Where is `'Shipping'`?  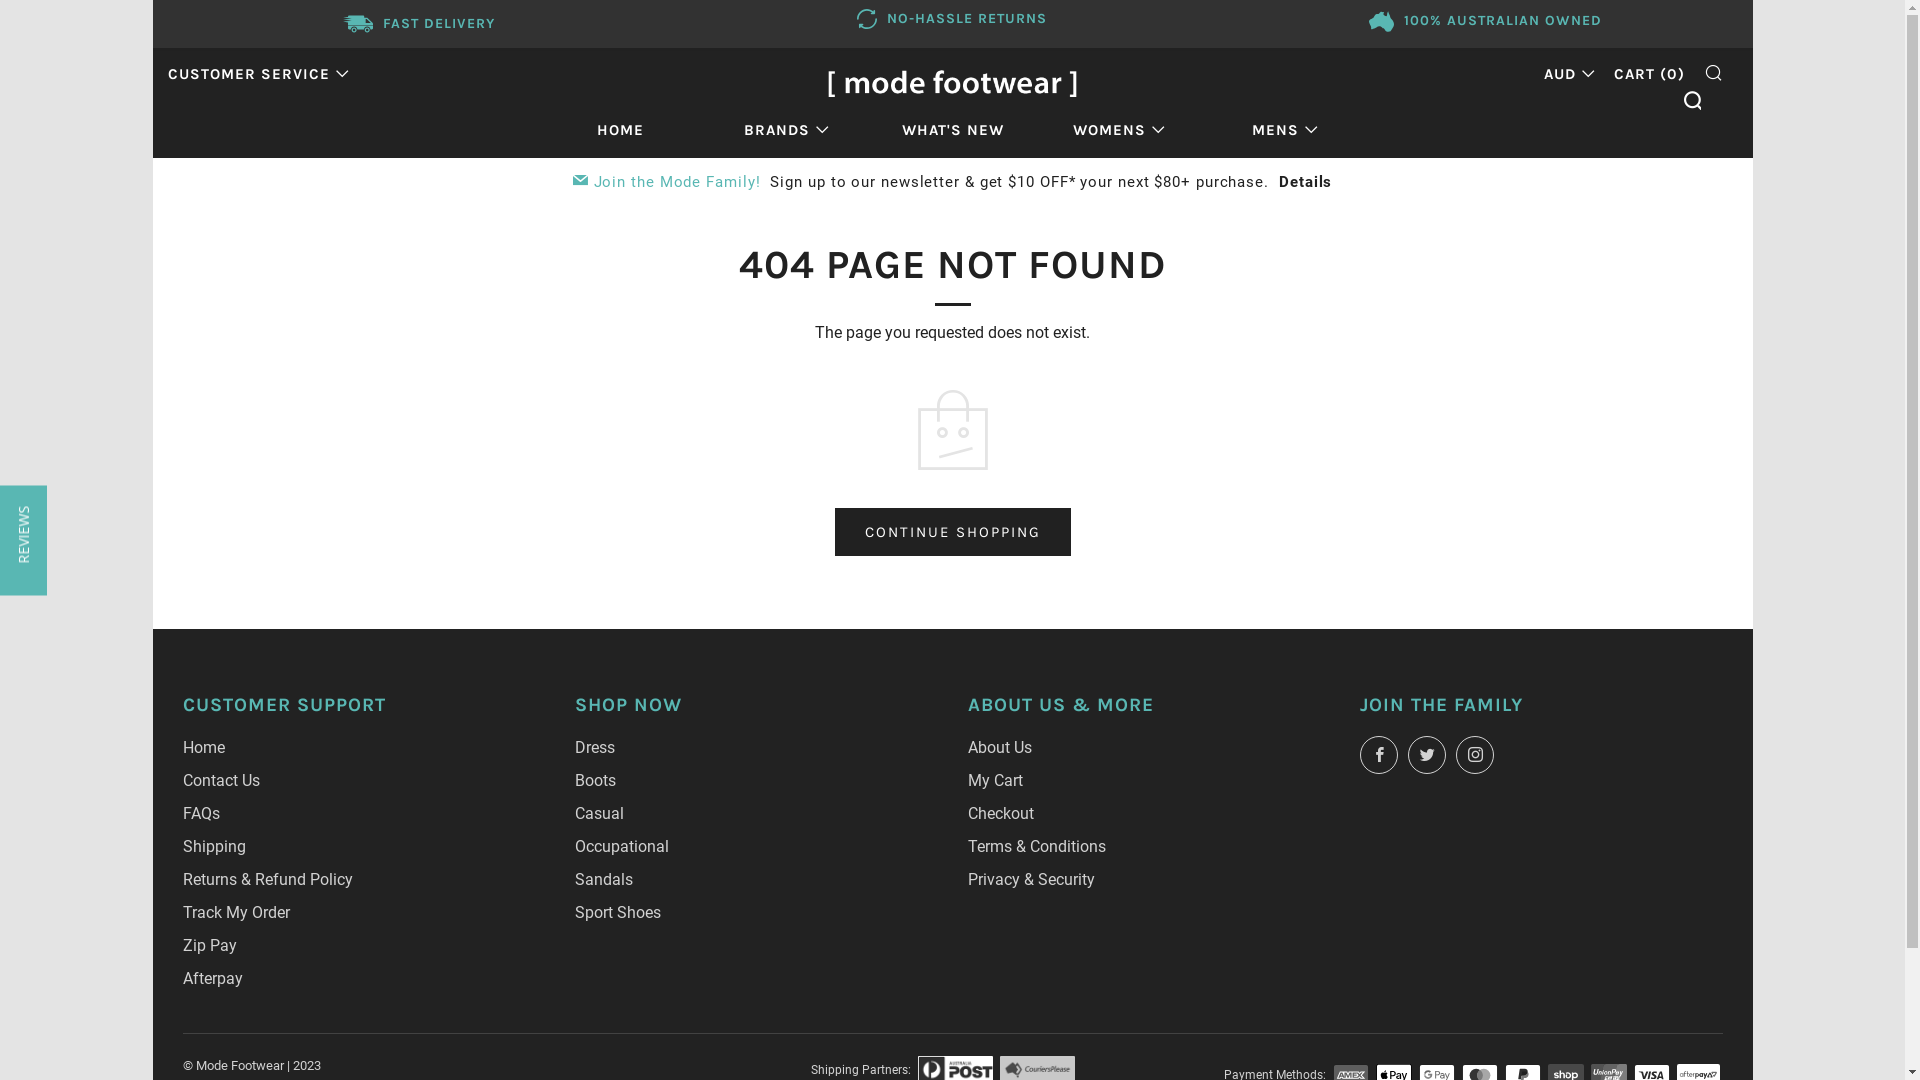
'Shipping' is located at coordinates (213, 846).